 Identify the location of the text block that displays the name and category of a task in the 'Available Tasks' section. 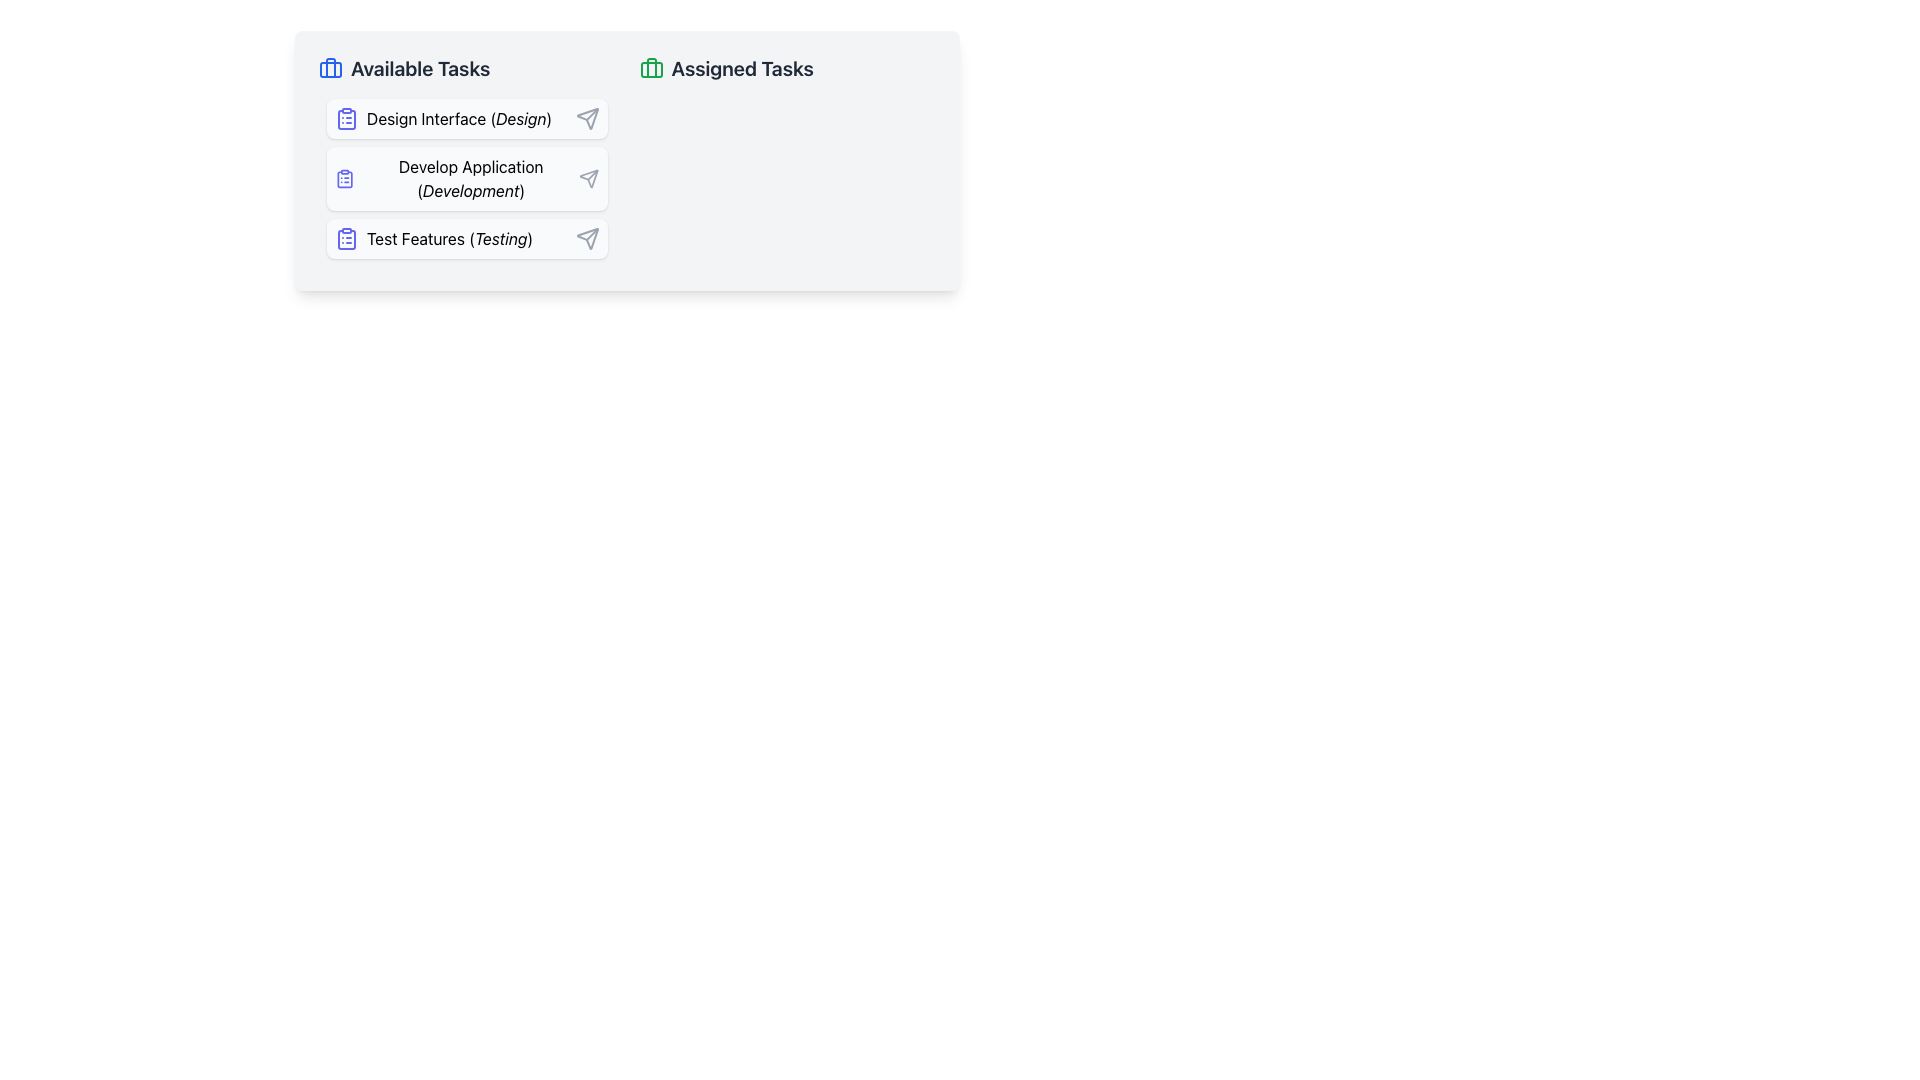
(470, 177).